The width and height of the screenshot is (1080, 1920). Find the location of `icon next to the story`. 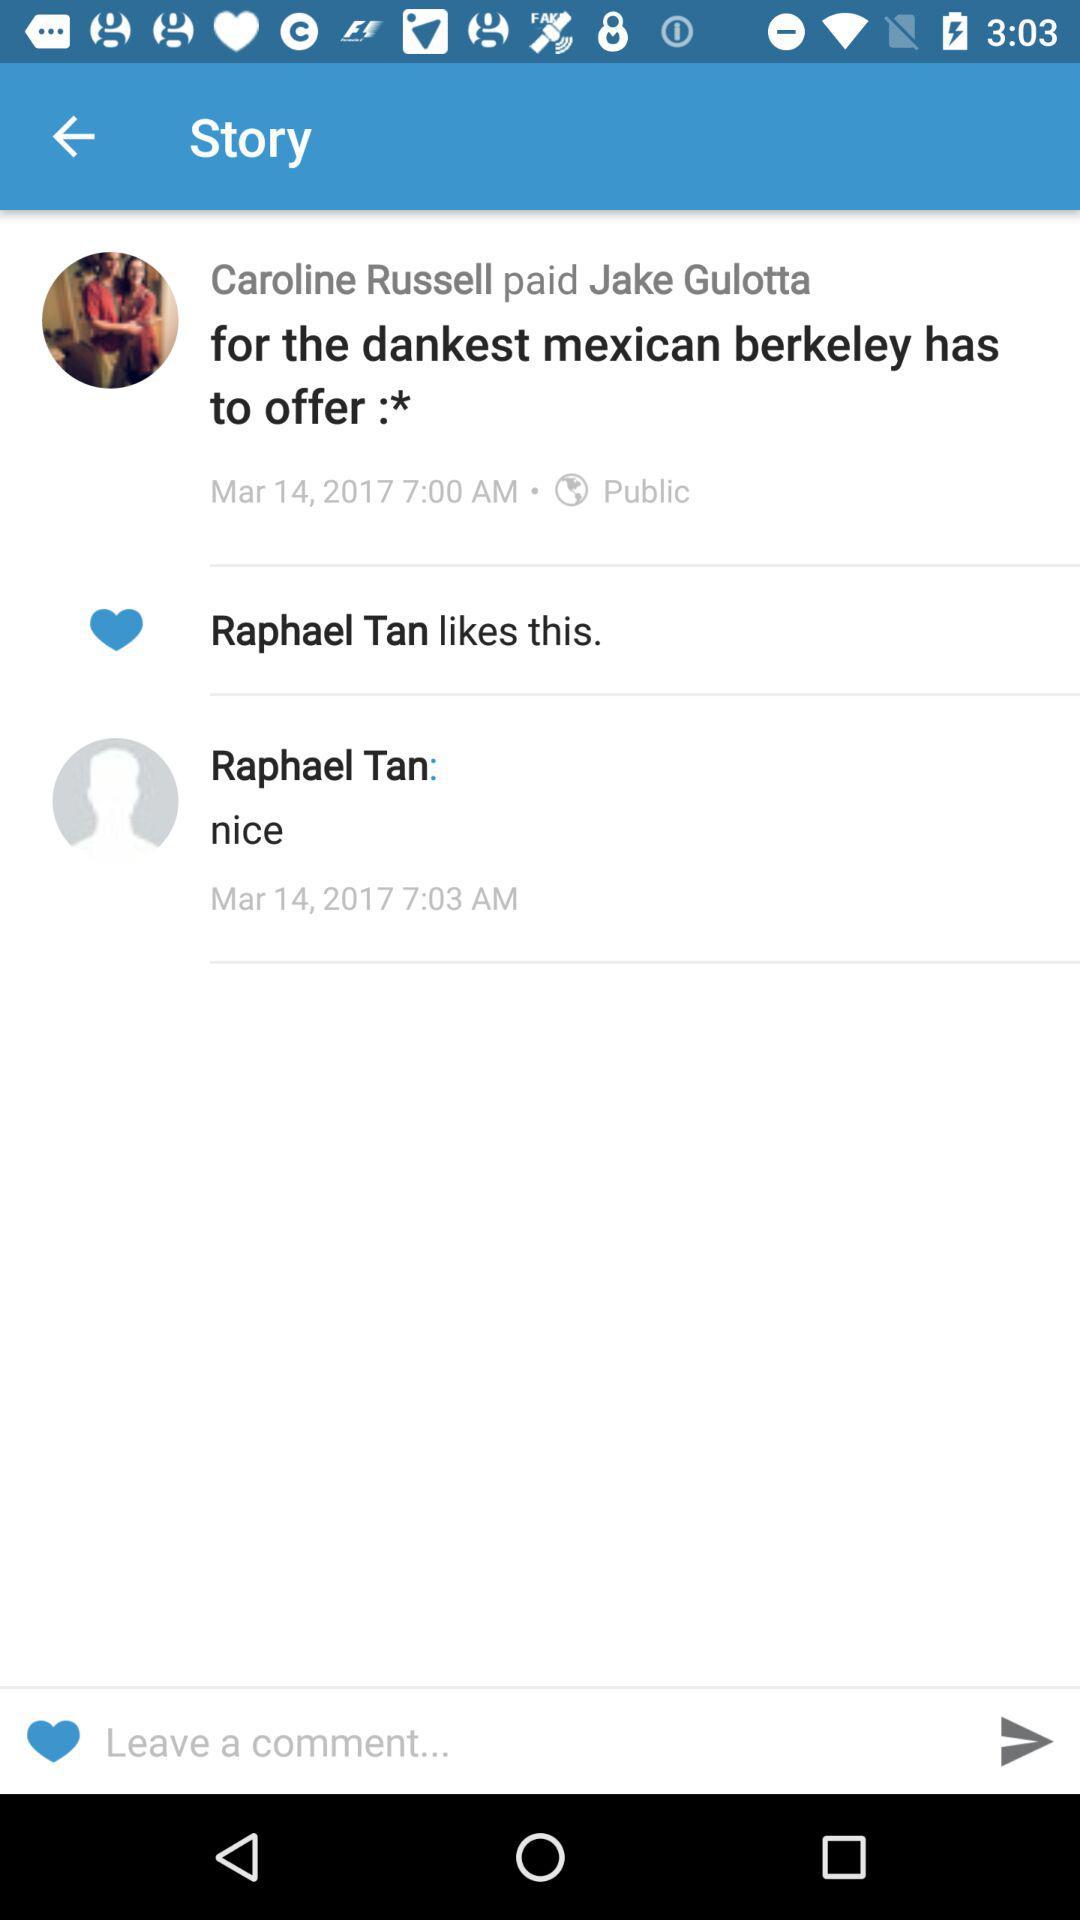

icon next to the story is located at coordinates (72, 135).